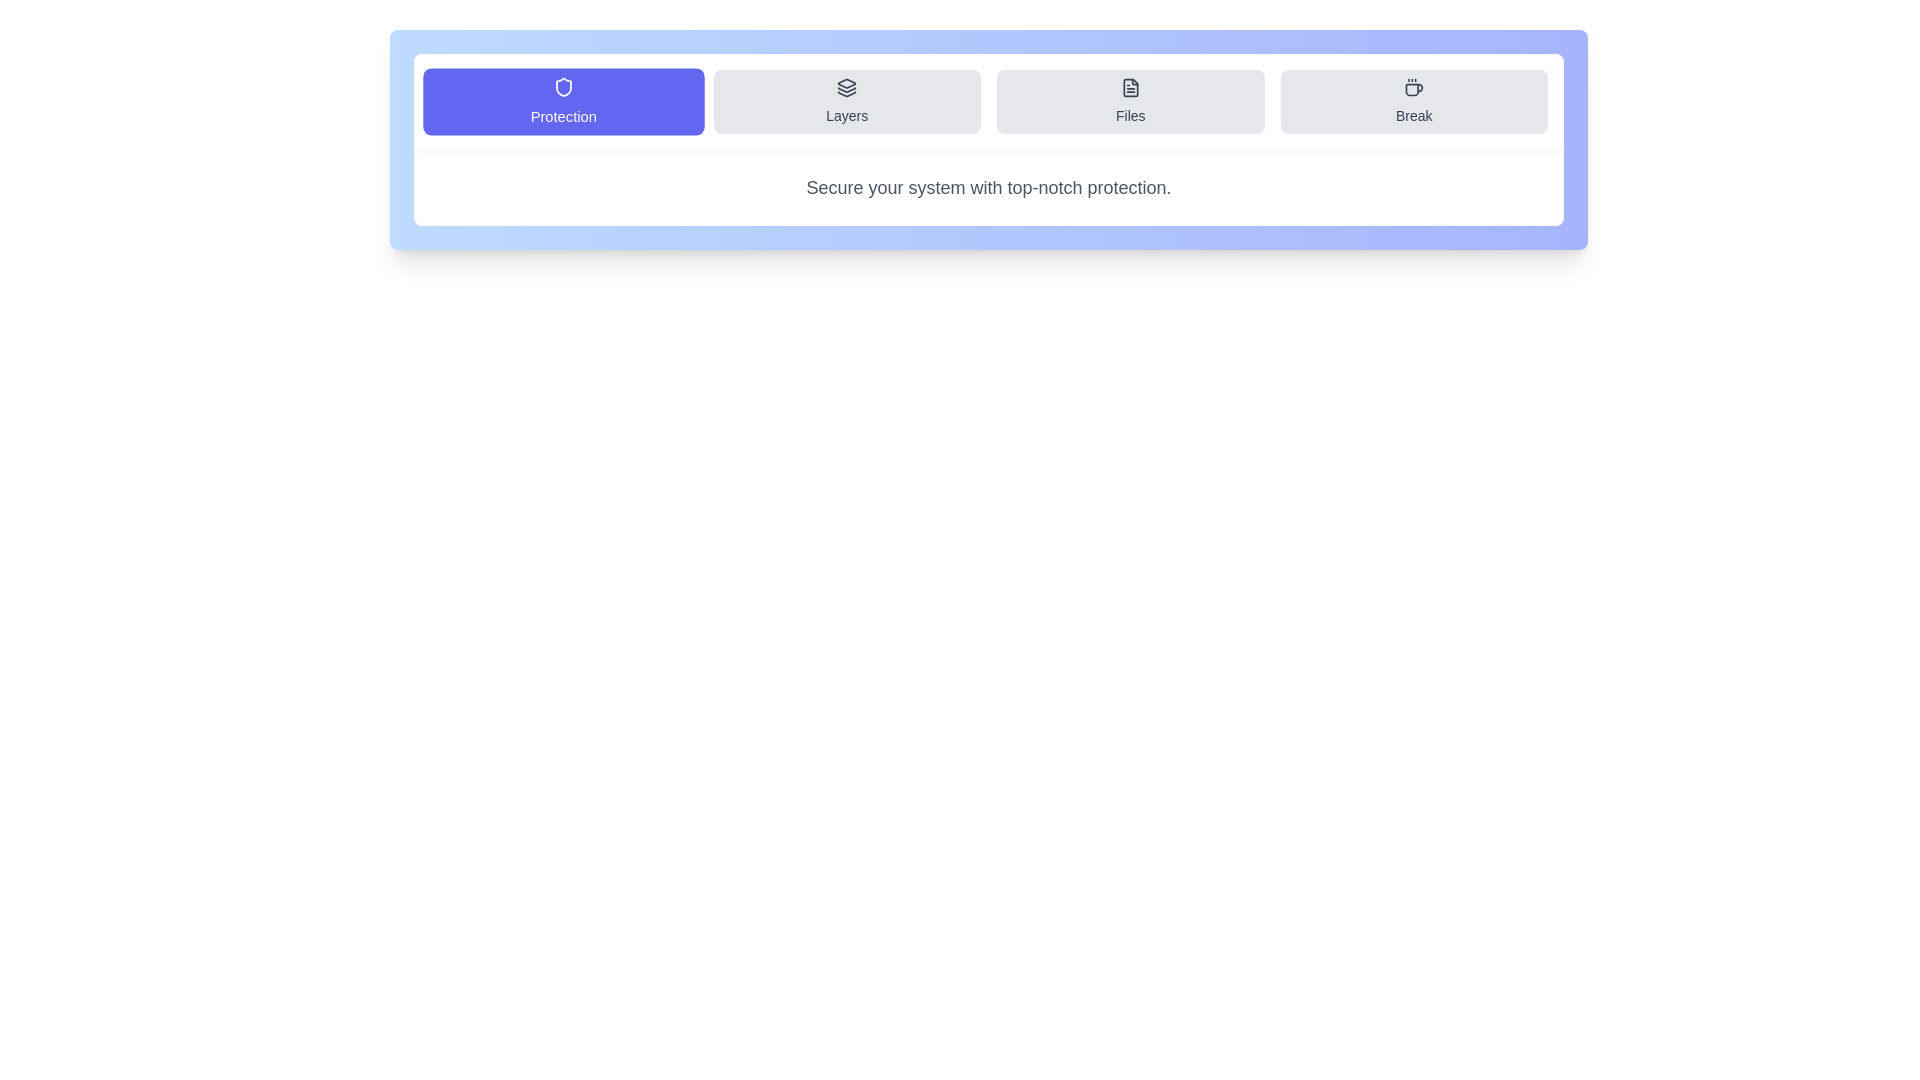 This screenshot has height=1080, width=1920. I want to click on the icon of the Layers tab, so click(847, 87).